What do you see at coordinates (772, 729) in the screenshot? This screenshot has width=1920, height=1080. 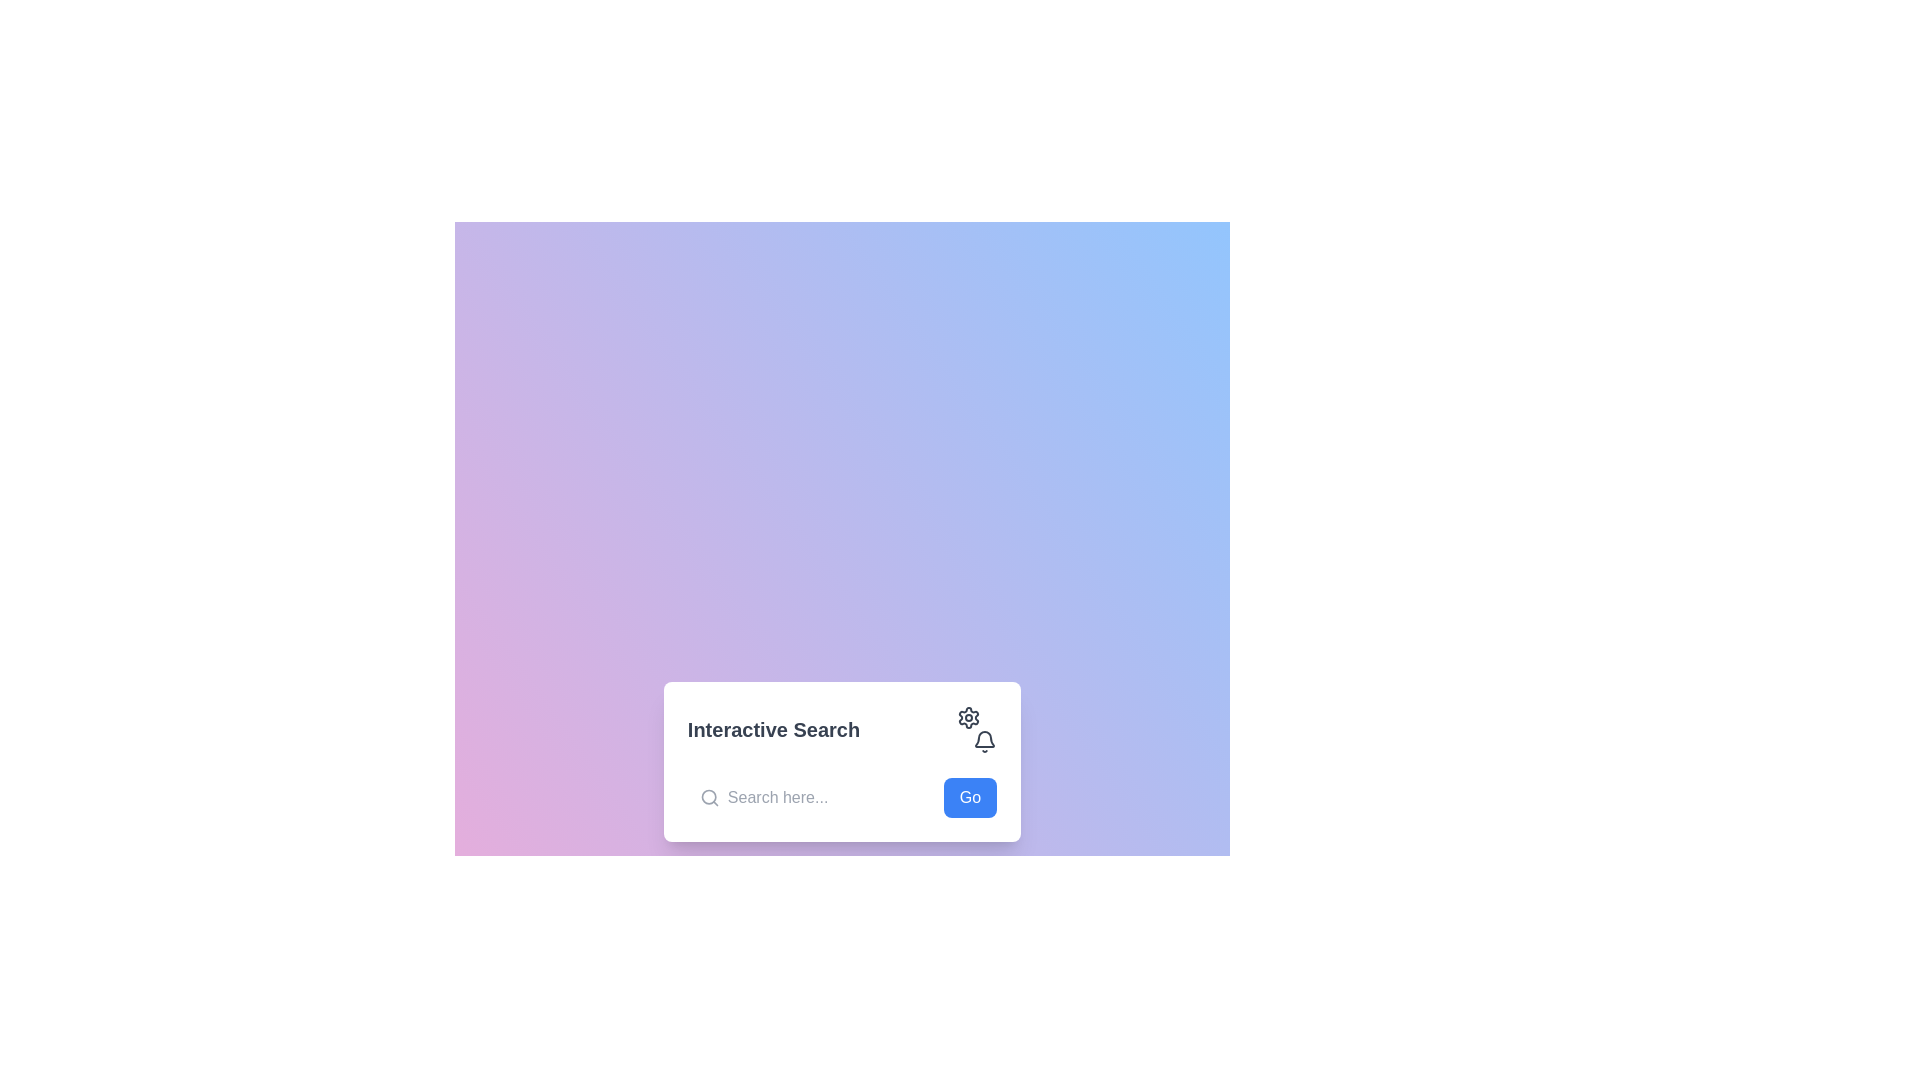 I see `the bold text label reading 'Interactive Search', which is centrally aligned within a minimalistic white card interface, located at the center-bottom region of the interface` at bounding box center [772, 729].